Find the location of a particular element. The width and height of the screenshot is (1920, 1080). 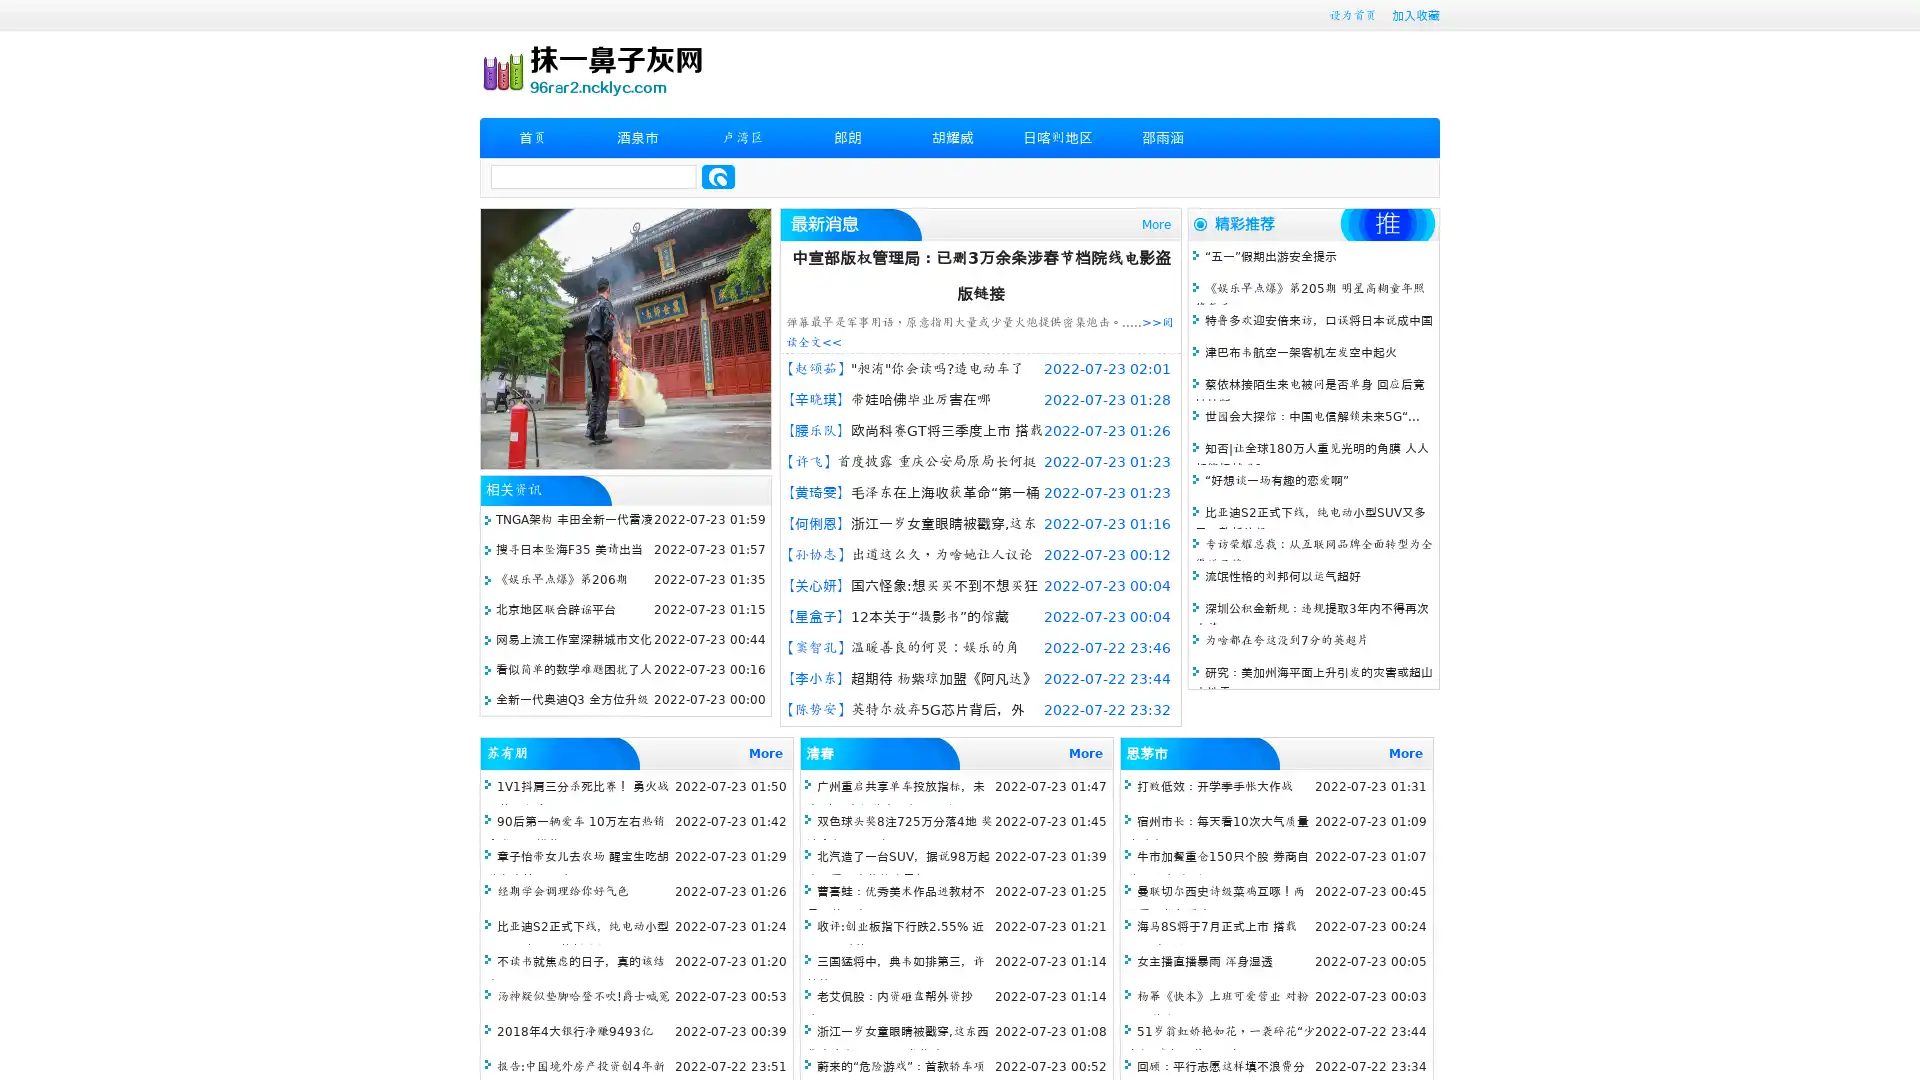

Search is located at coordinates (718, 176).